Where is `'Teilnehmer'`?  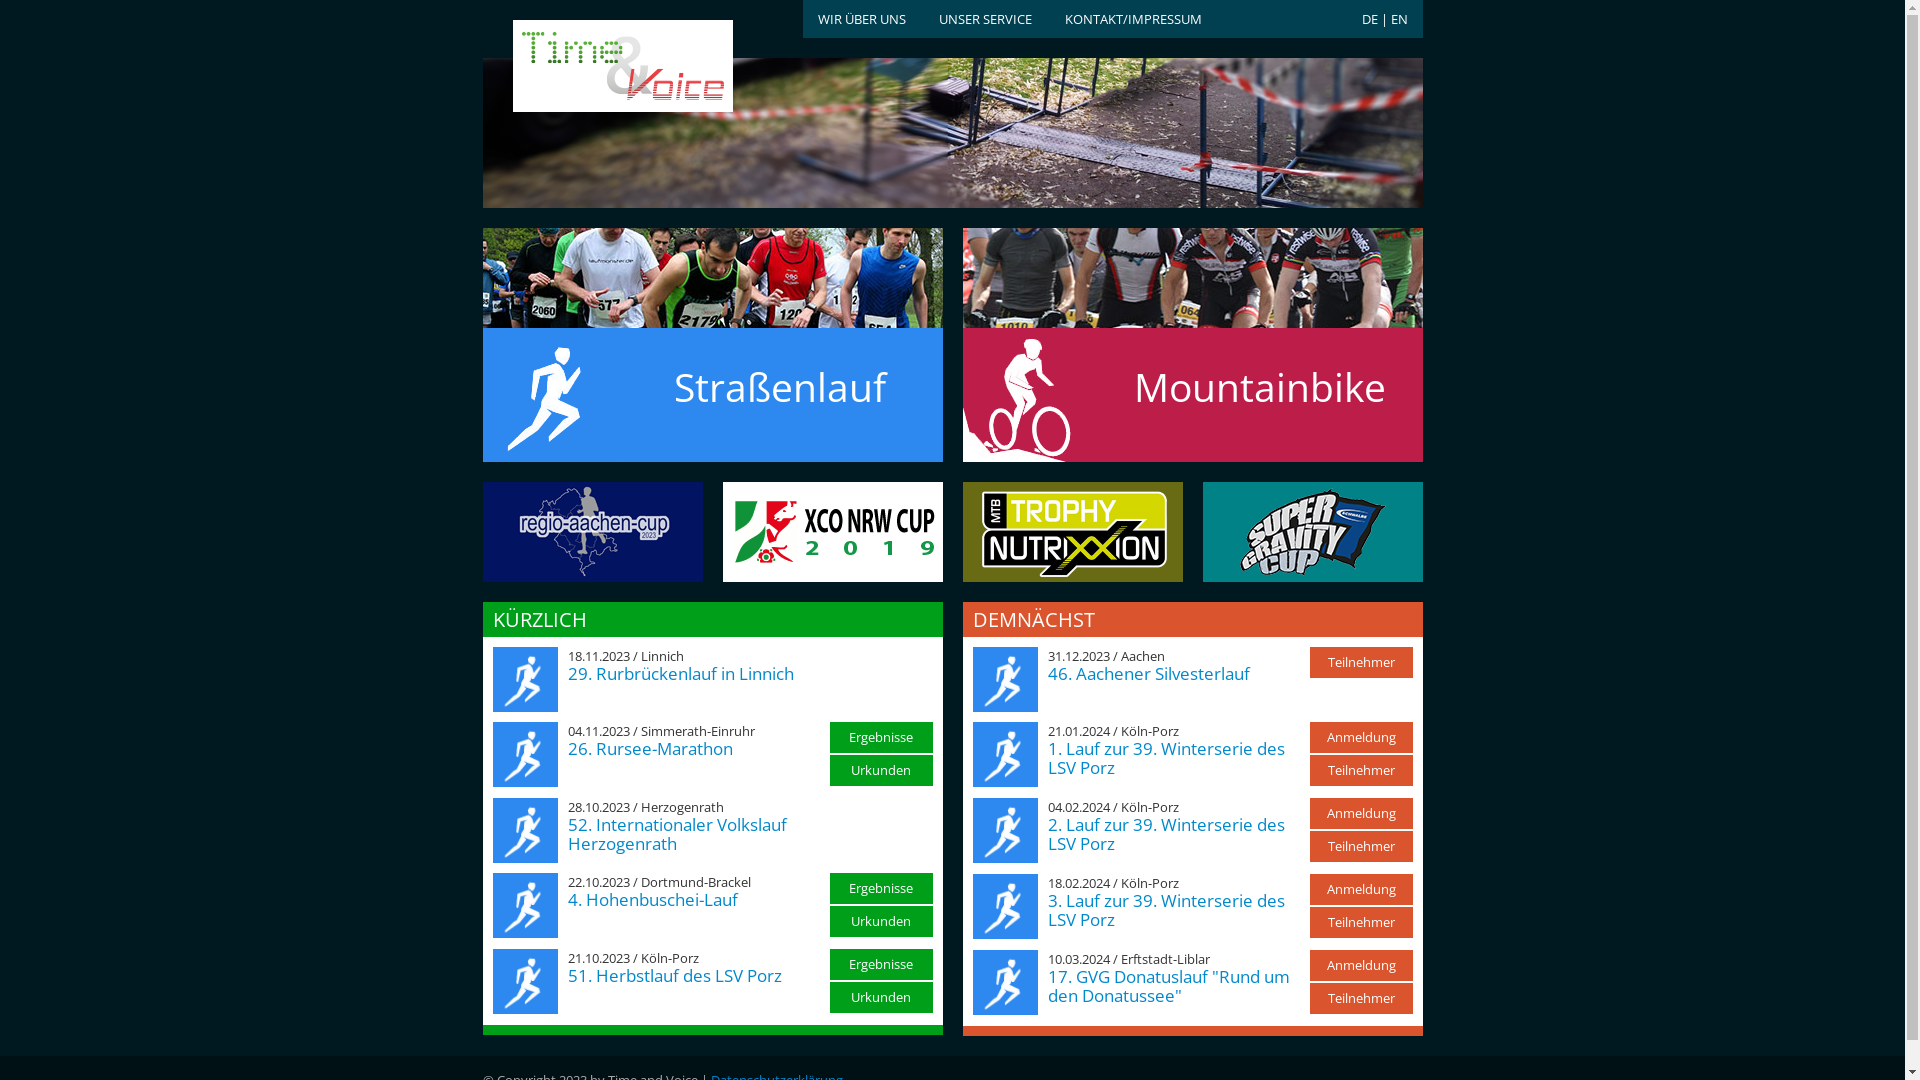 'Teilnehmer' is located at coordinates (1360, 922).